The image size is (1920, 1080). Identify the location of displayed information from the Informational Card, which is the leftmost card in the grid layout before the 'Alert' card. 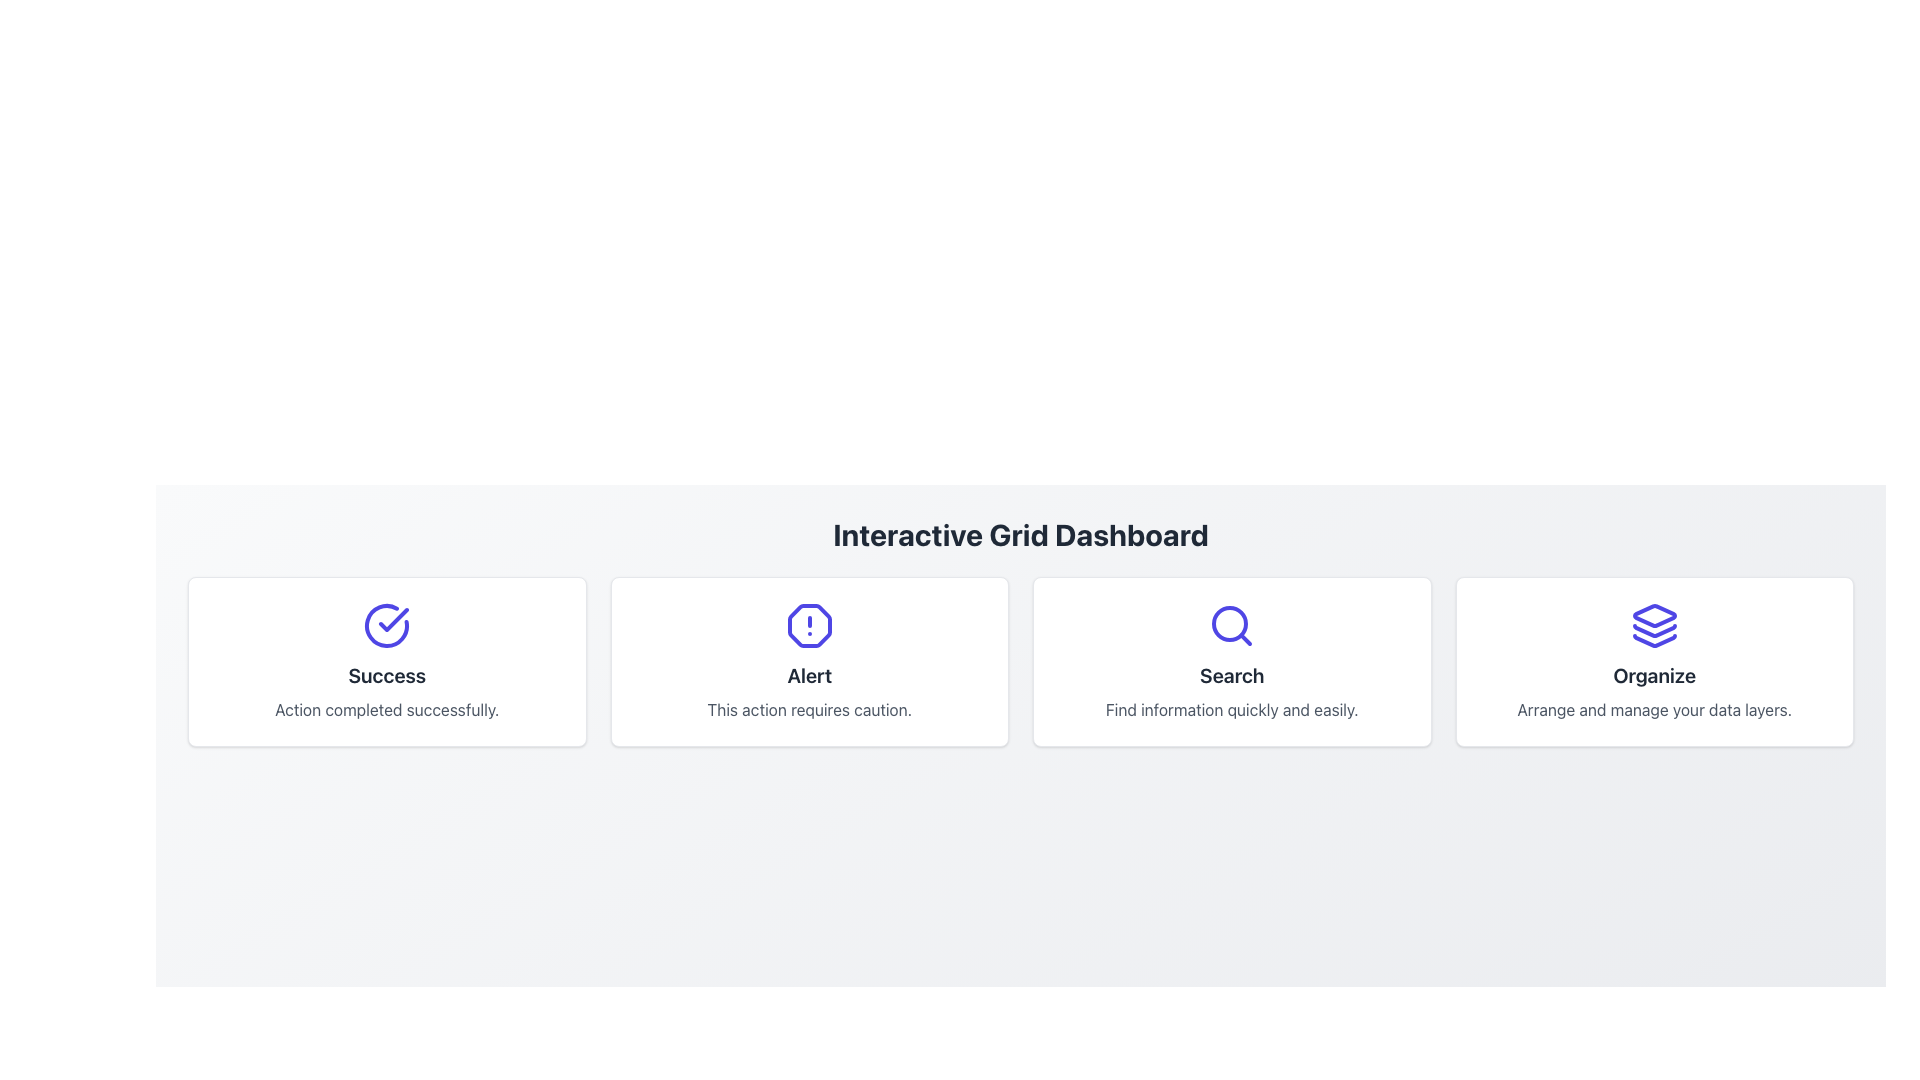
(387, 662).